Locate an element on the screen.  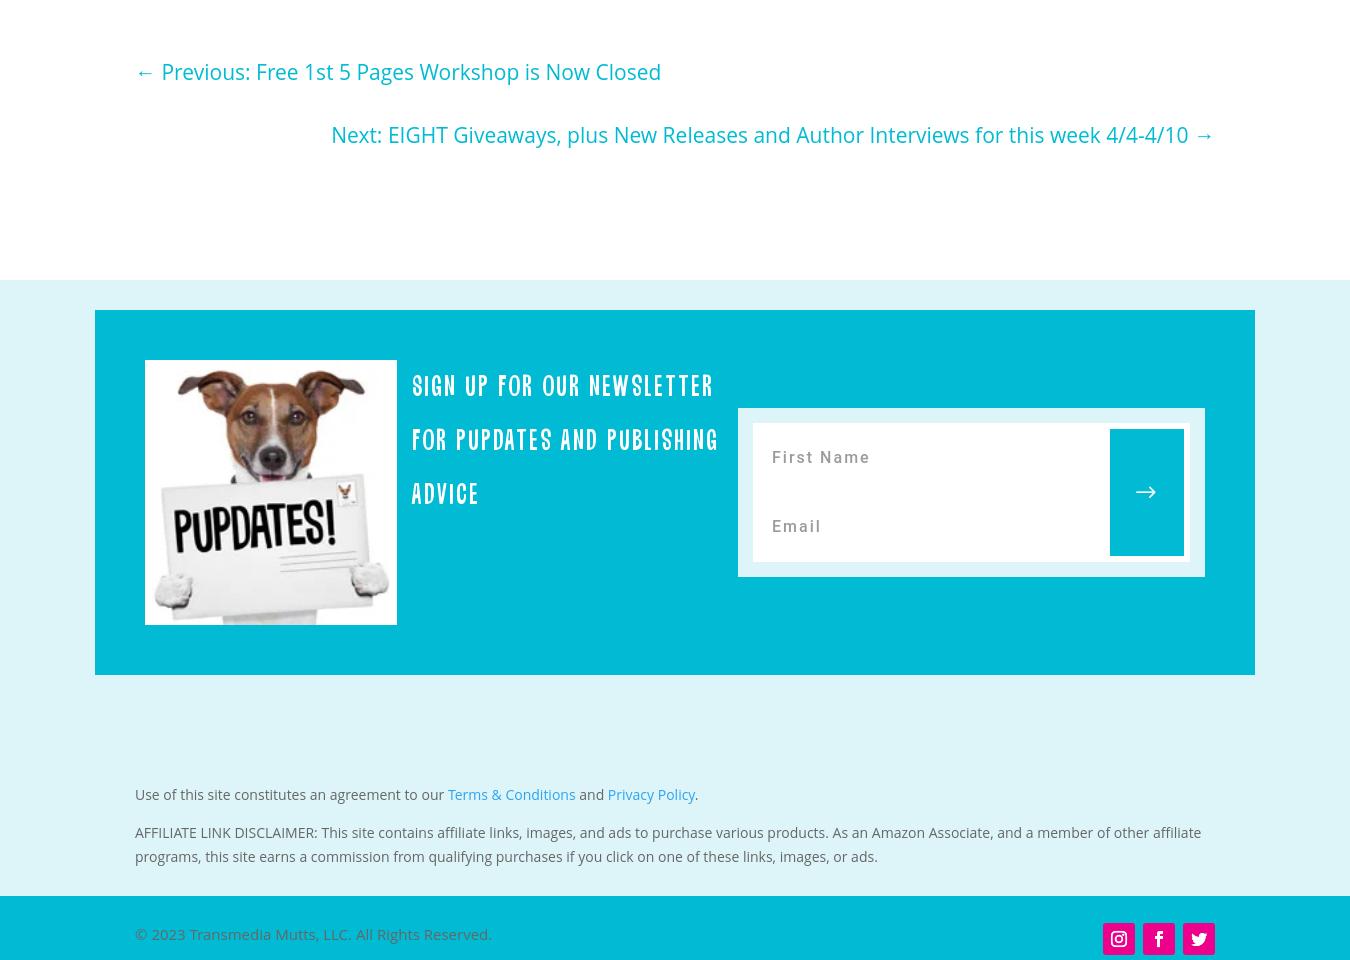
'Previous: Free 1st 5 Pages Workshop is Now Closed' is located at coordinates (410, 71).